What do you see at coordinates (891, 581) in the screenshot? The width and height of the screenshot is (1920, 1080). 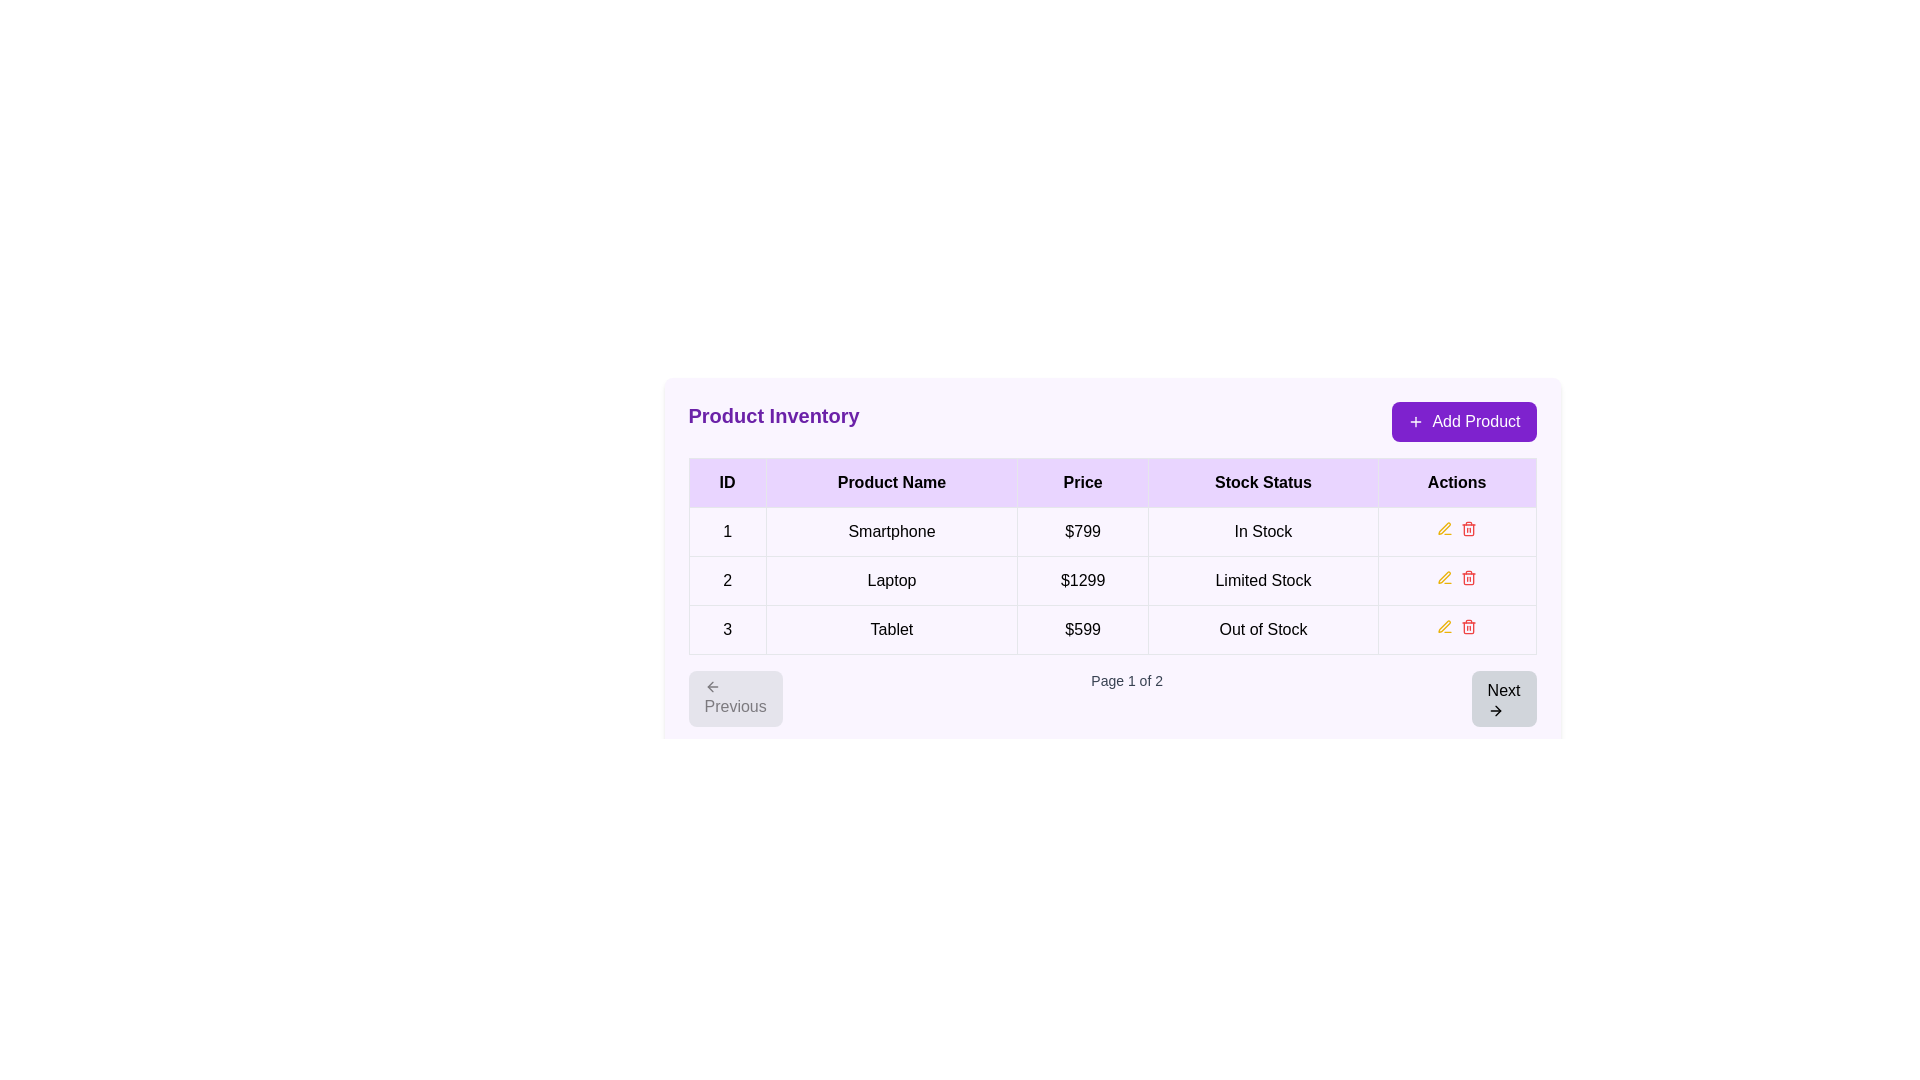 I see `the text label displaying 'Laptop' located in the second row under the 'Product Name' column of the 'Product Inventory' table` at bounding box center [891, 581].